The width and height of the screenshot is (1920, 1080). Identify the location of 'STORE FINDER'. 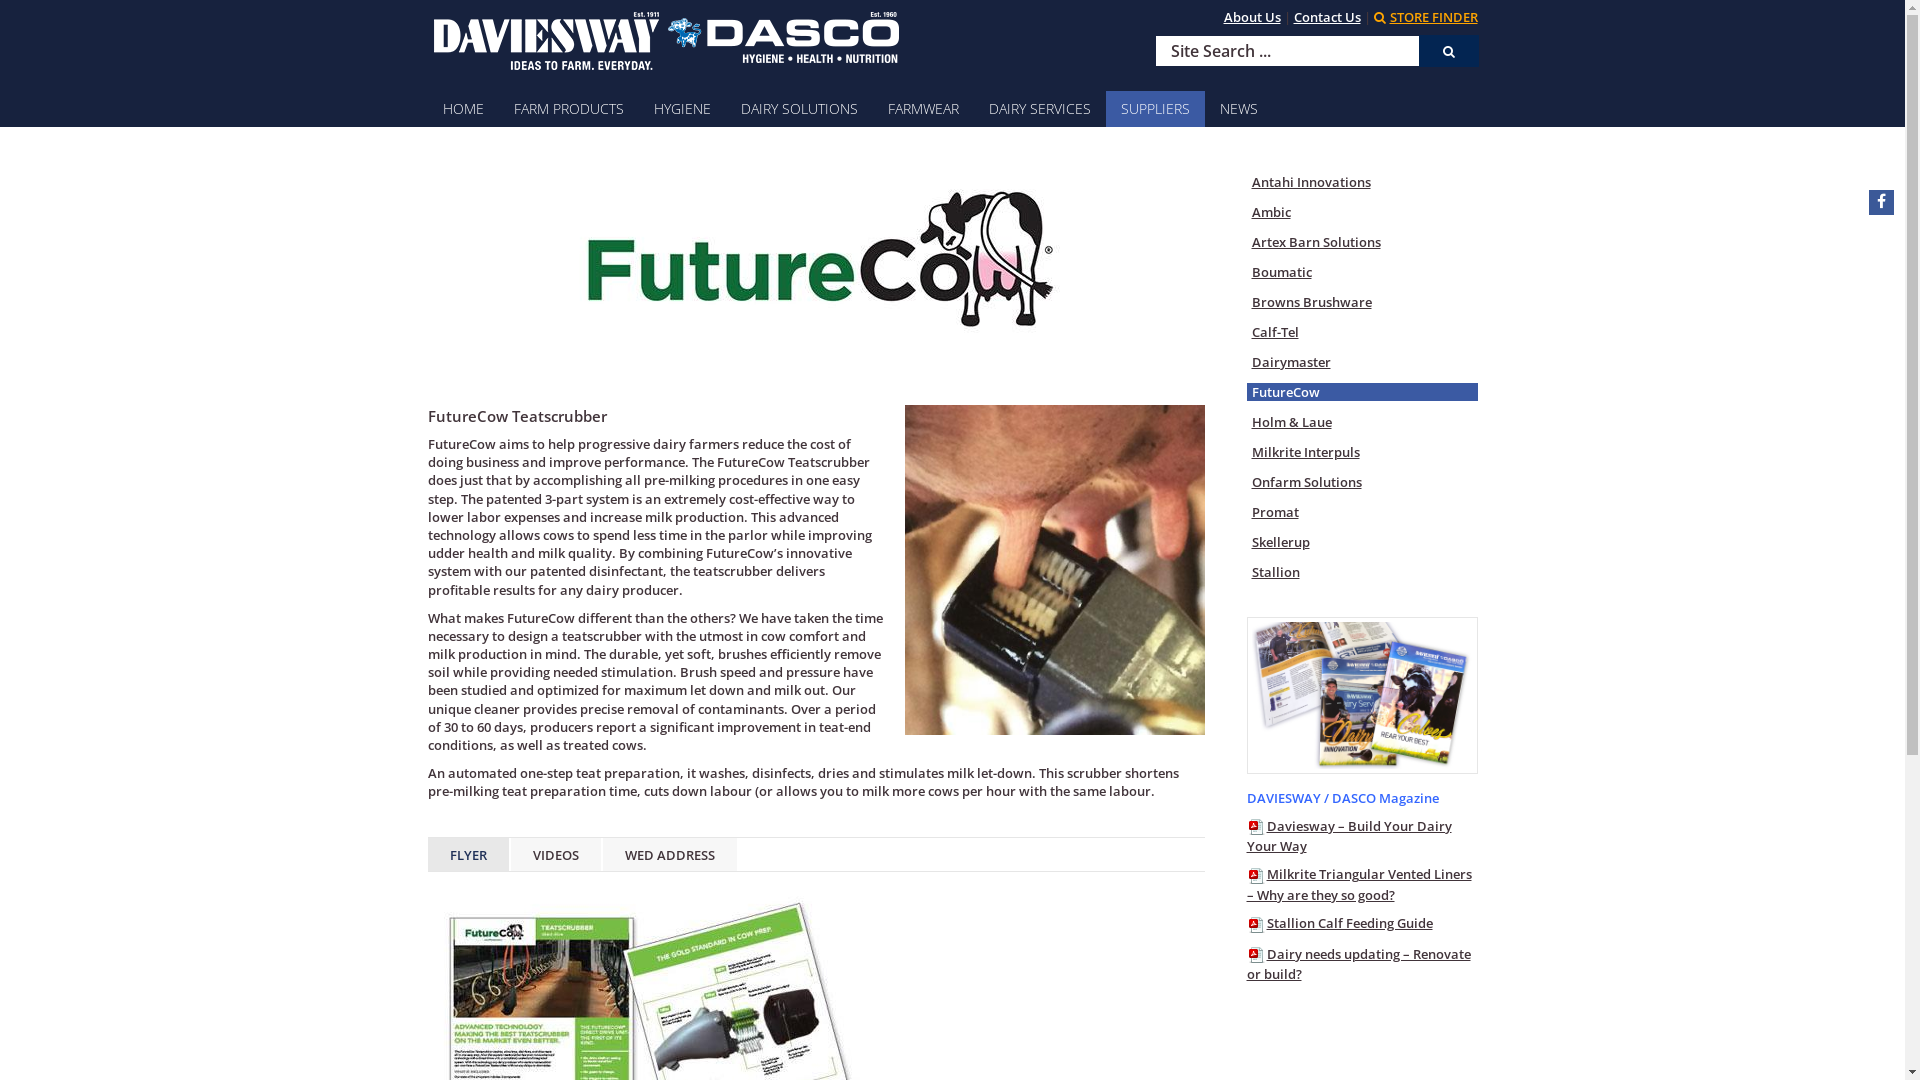
(1424, 16).